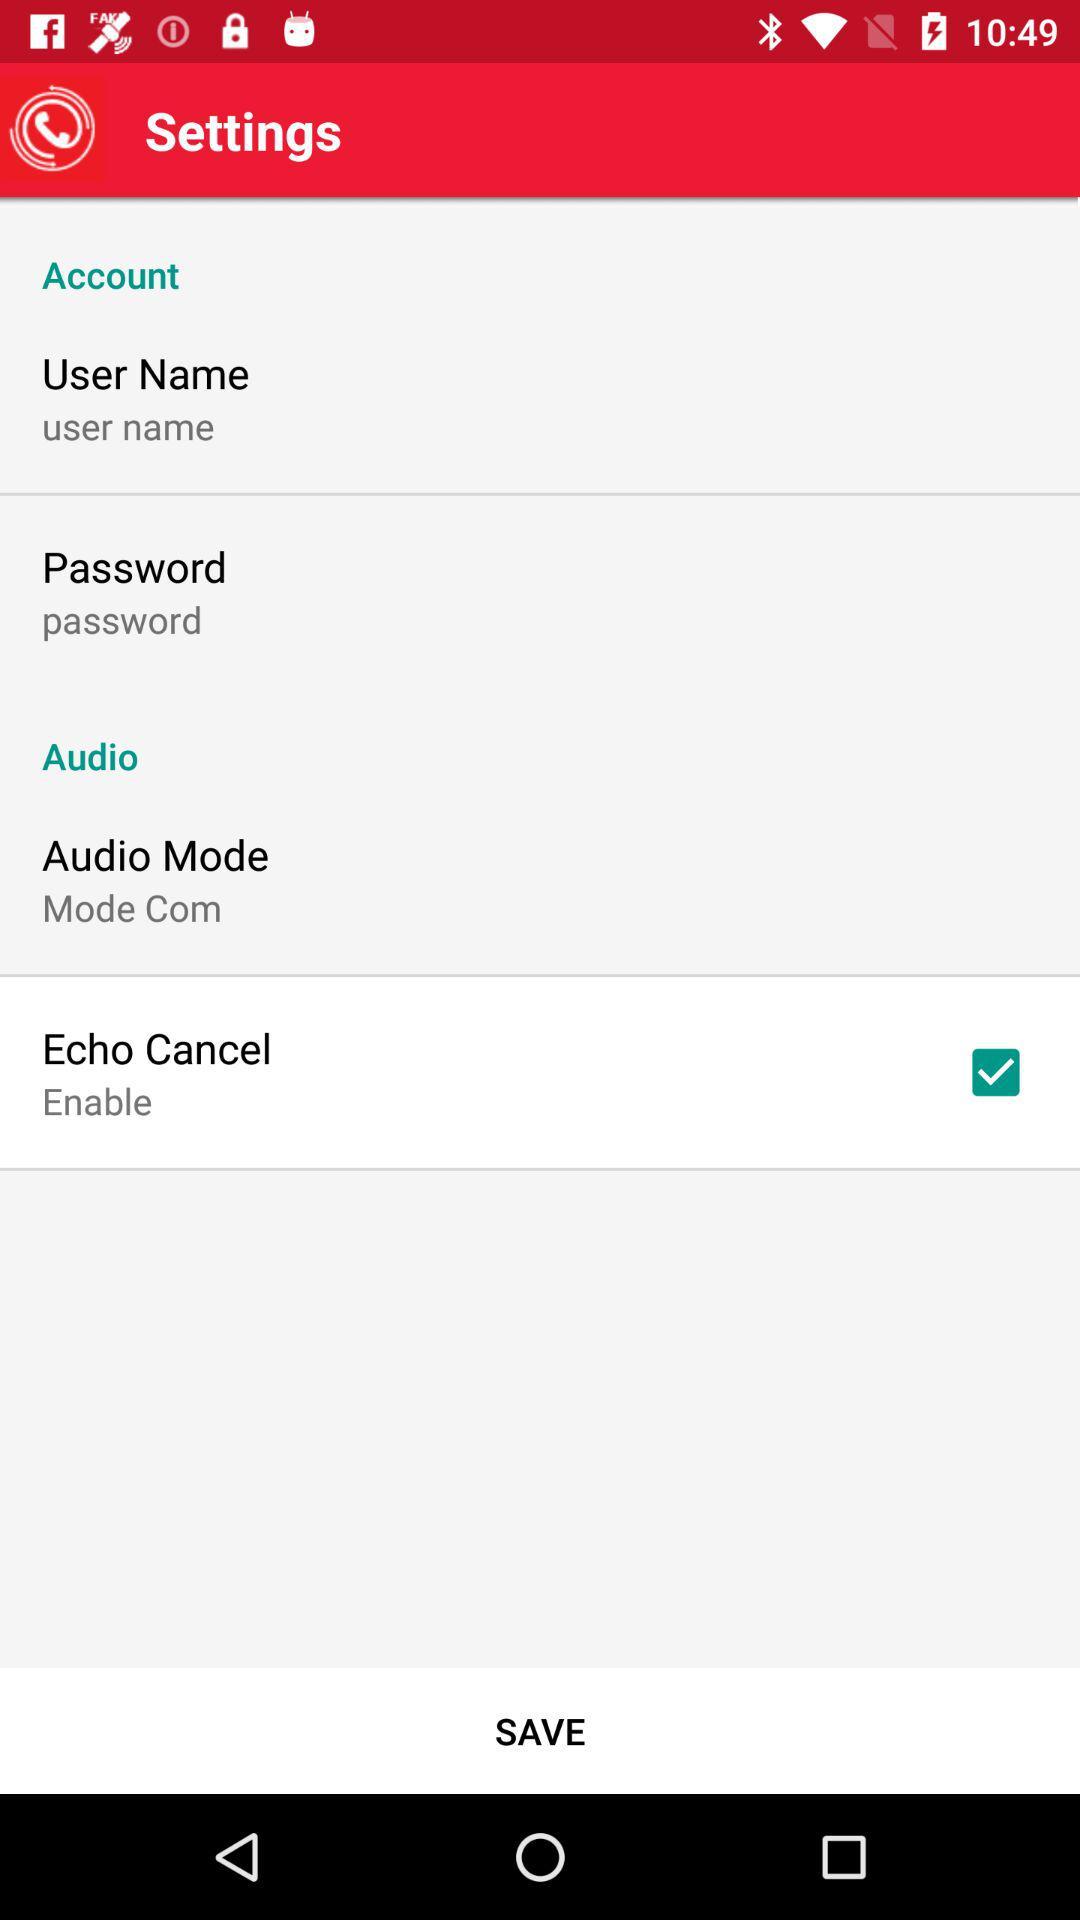  What do you see at coordinates (97, 1099) in the screenshot?
I see `the enable icon` at bounding box center [97, 1099].